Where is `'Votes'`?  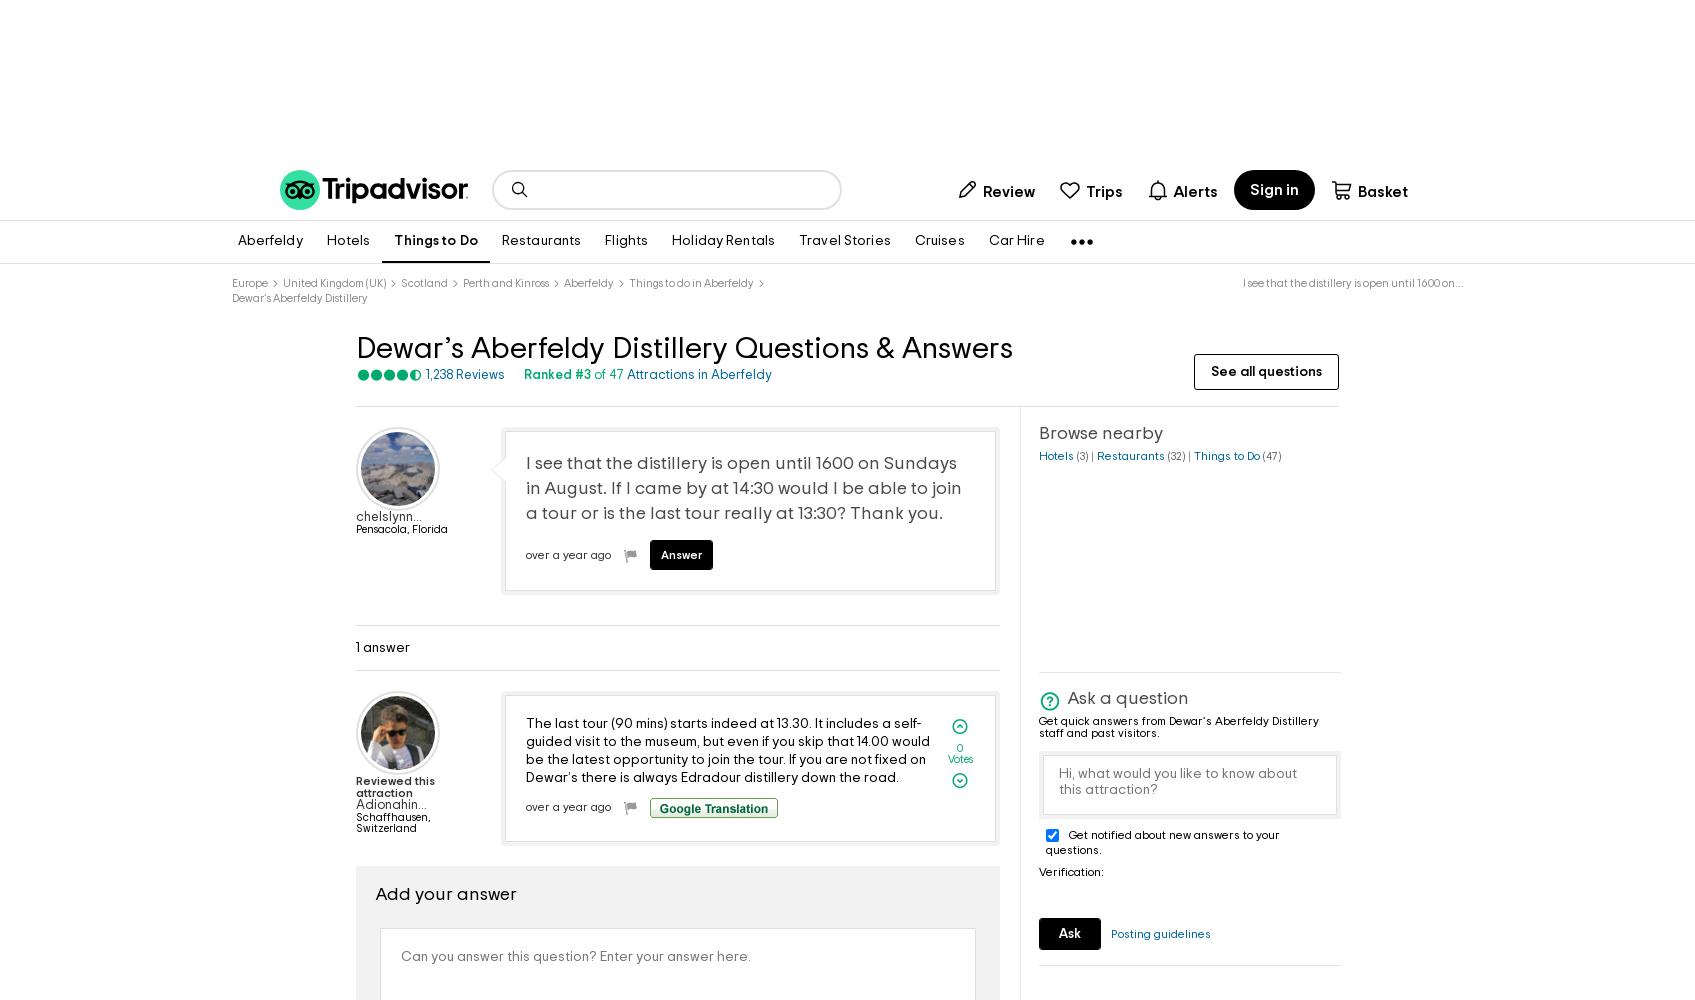
'Votes' is located at coordinates (946, 758).